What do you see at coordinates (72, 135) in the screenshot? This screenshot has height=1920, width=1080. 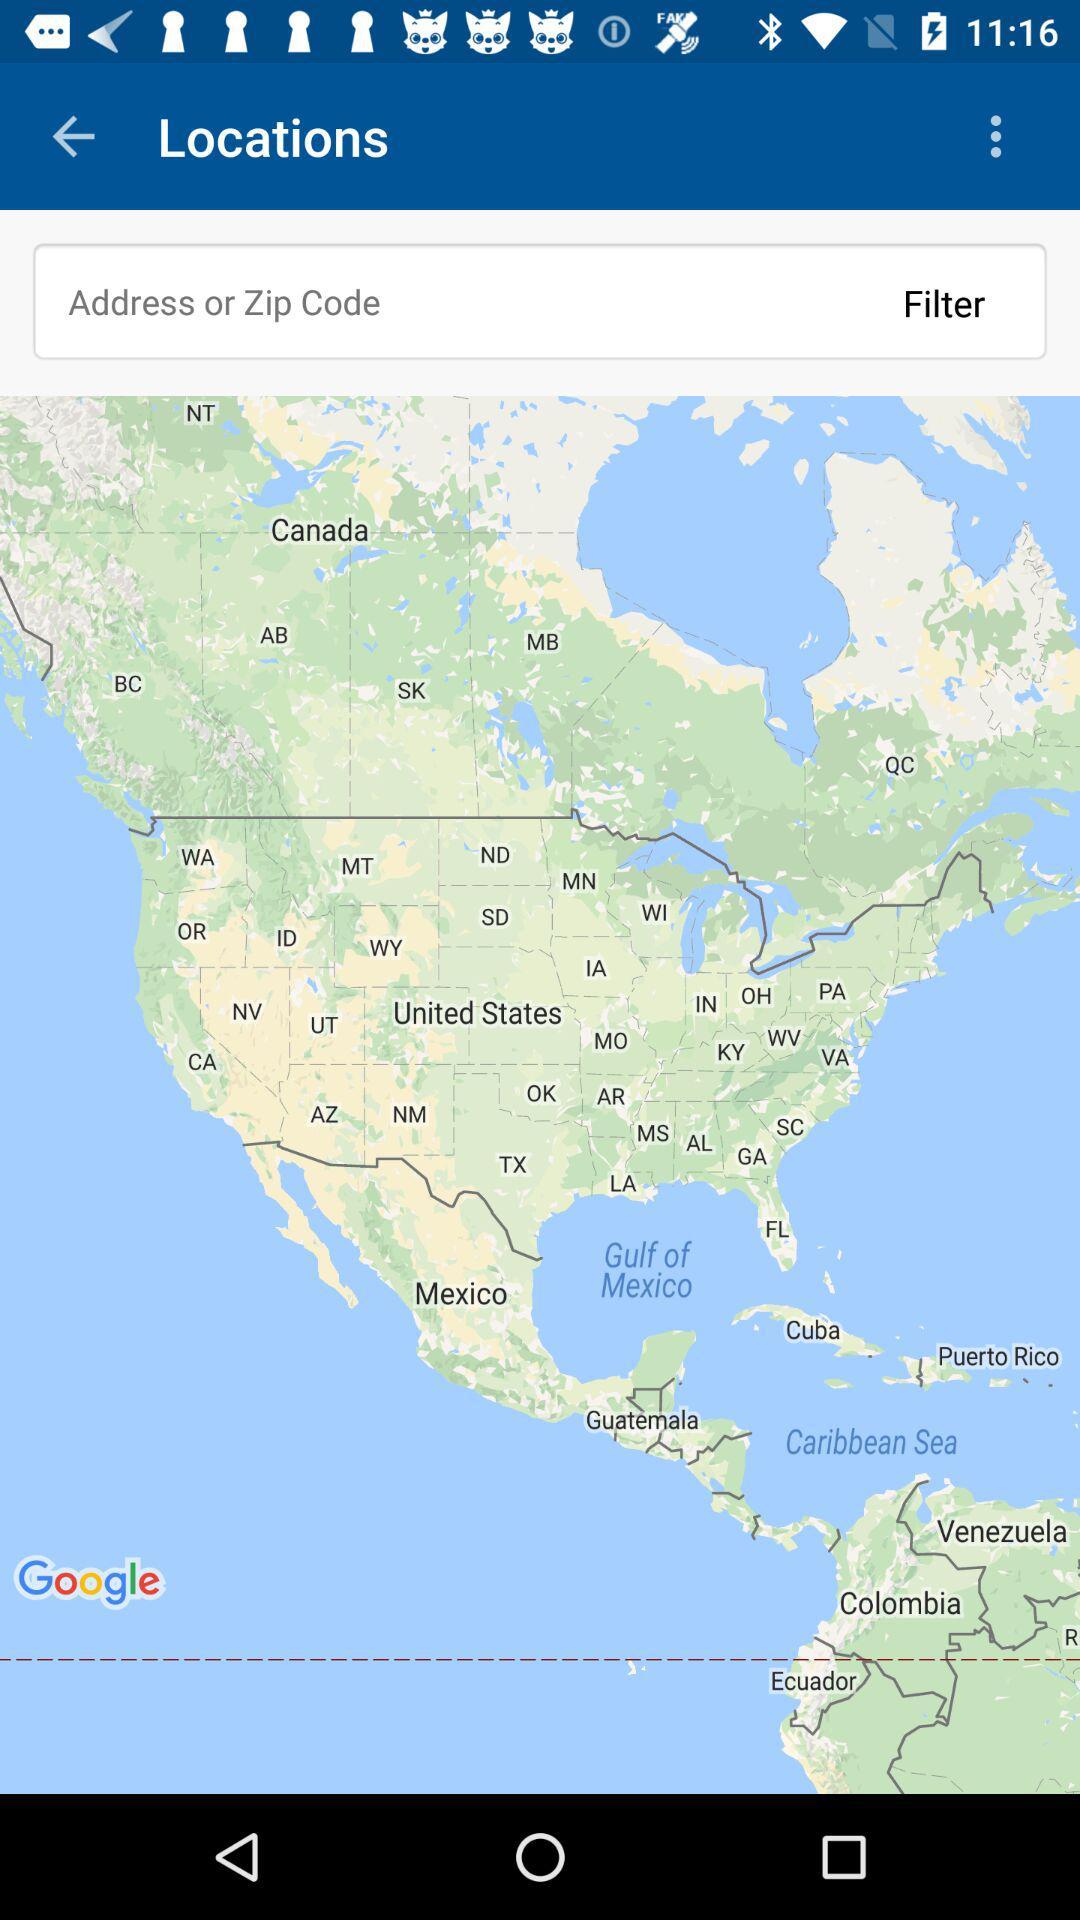 I see `app next to locations item` at bounding box center [72, 135].